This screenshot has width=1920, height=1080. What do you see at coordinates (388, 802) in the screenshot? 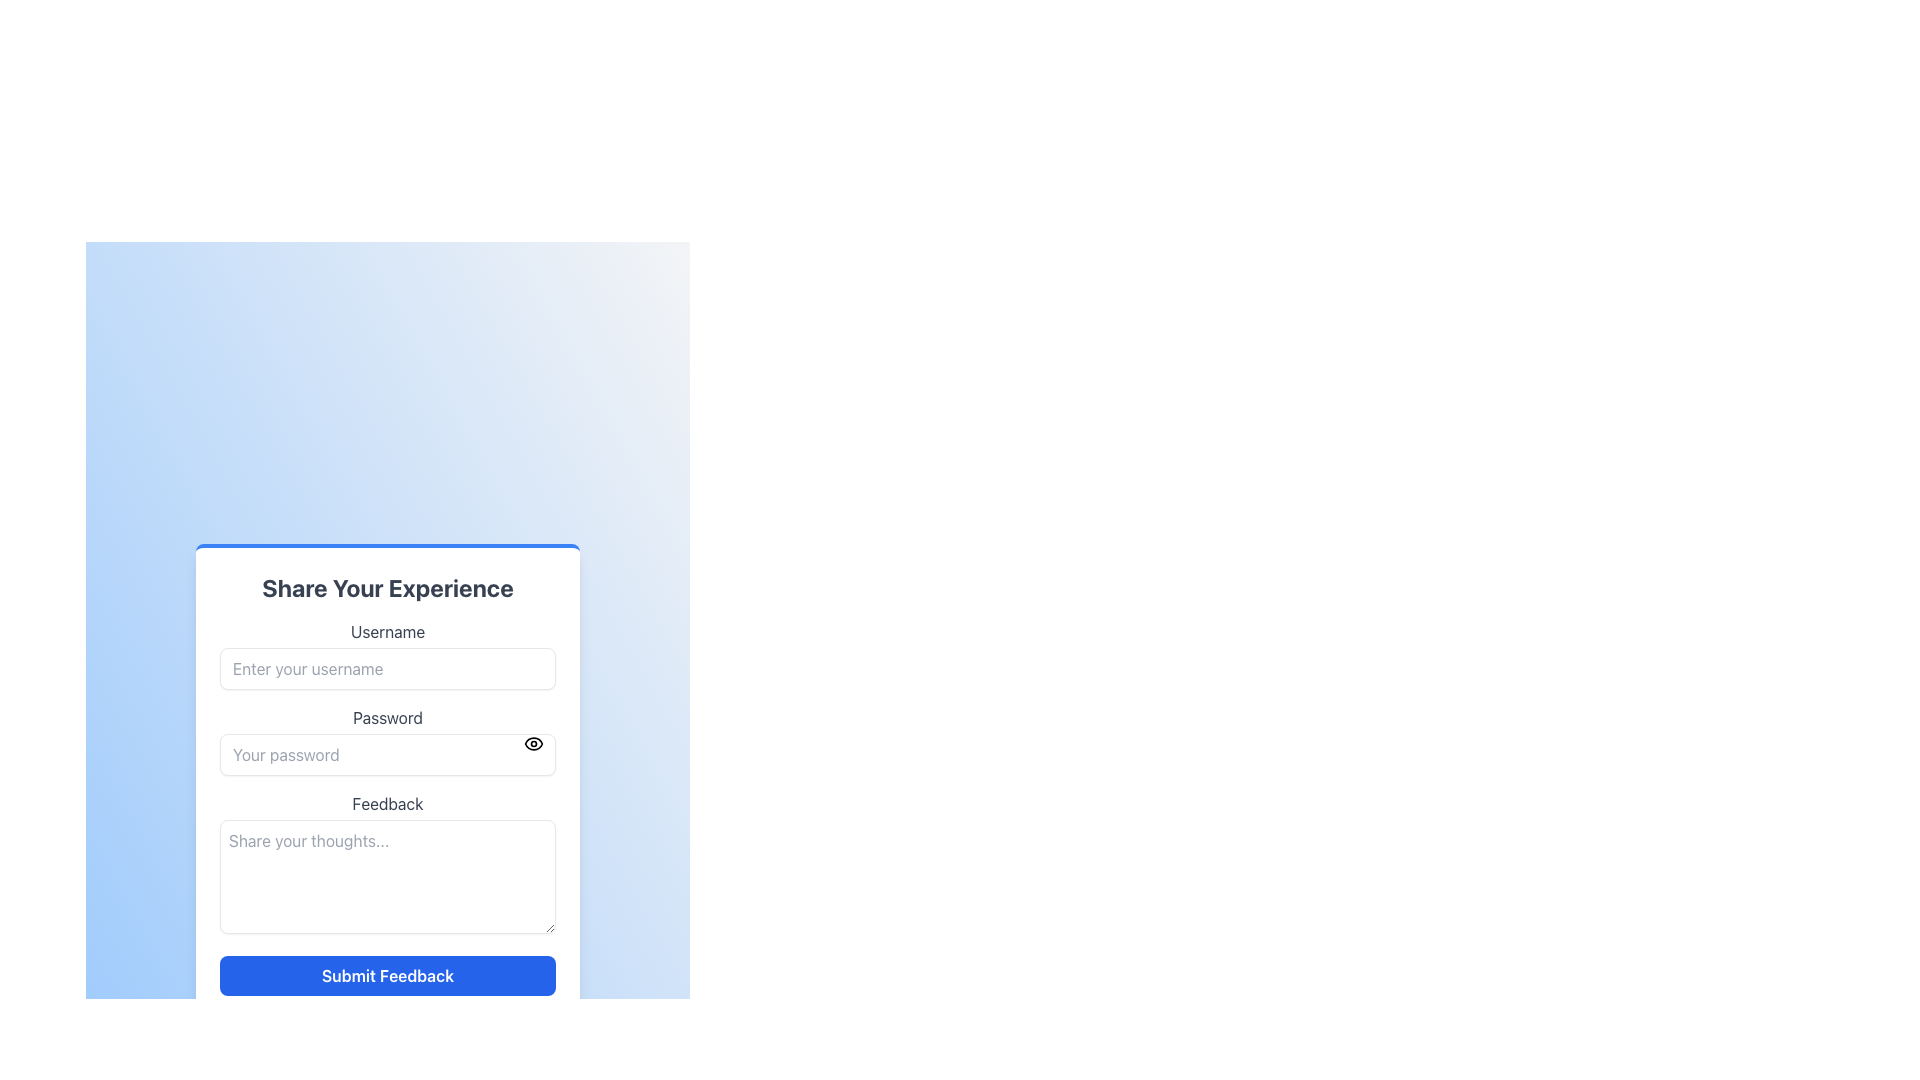
I see `the static text label that displays 'Feedback', which is styled in gray and positioned above the multi-line text input box` at bounding box center [388, 802].